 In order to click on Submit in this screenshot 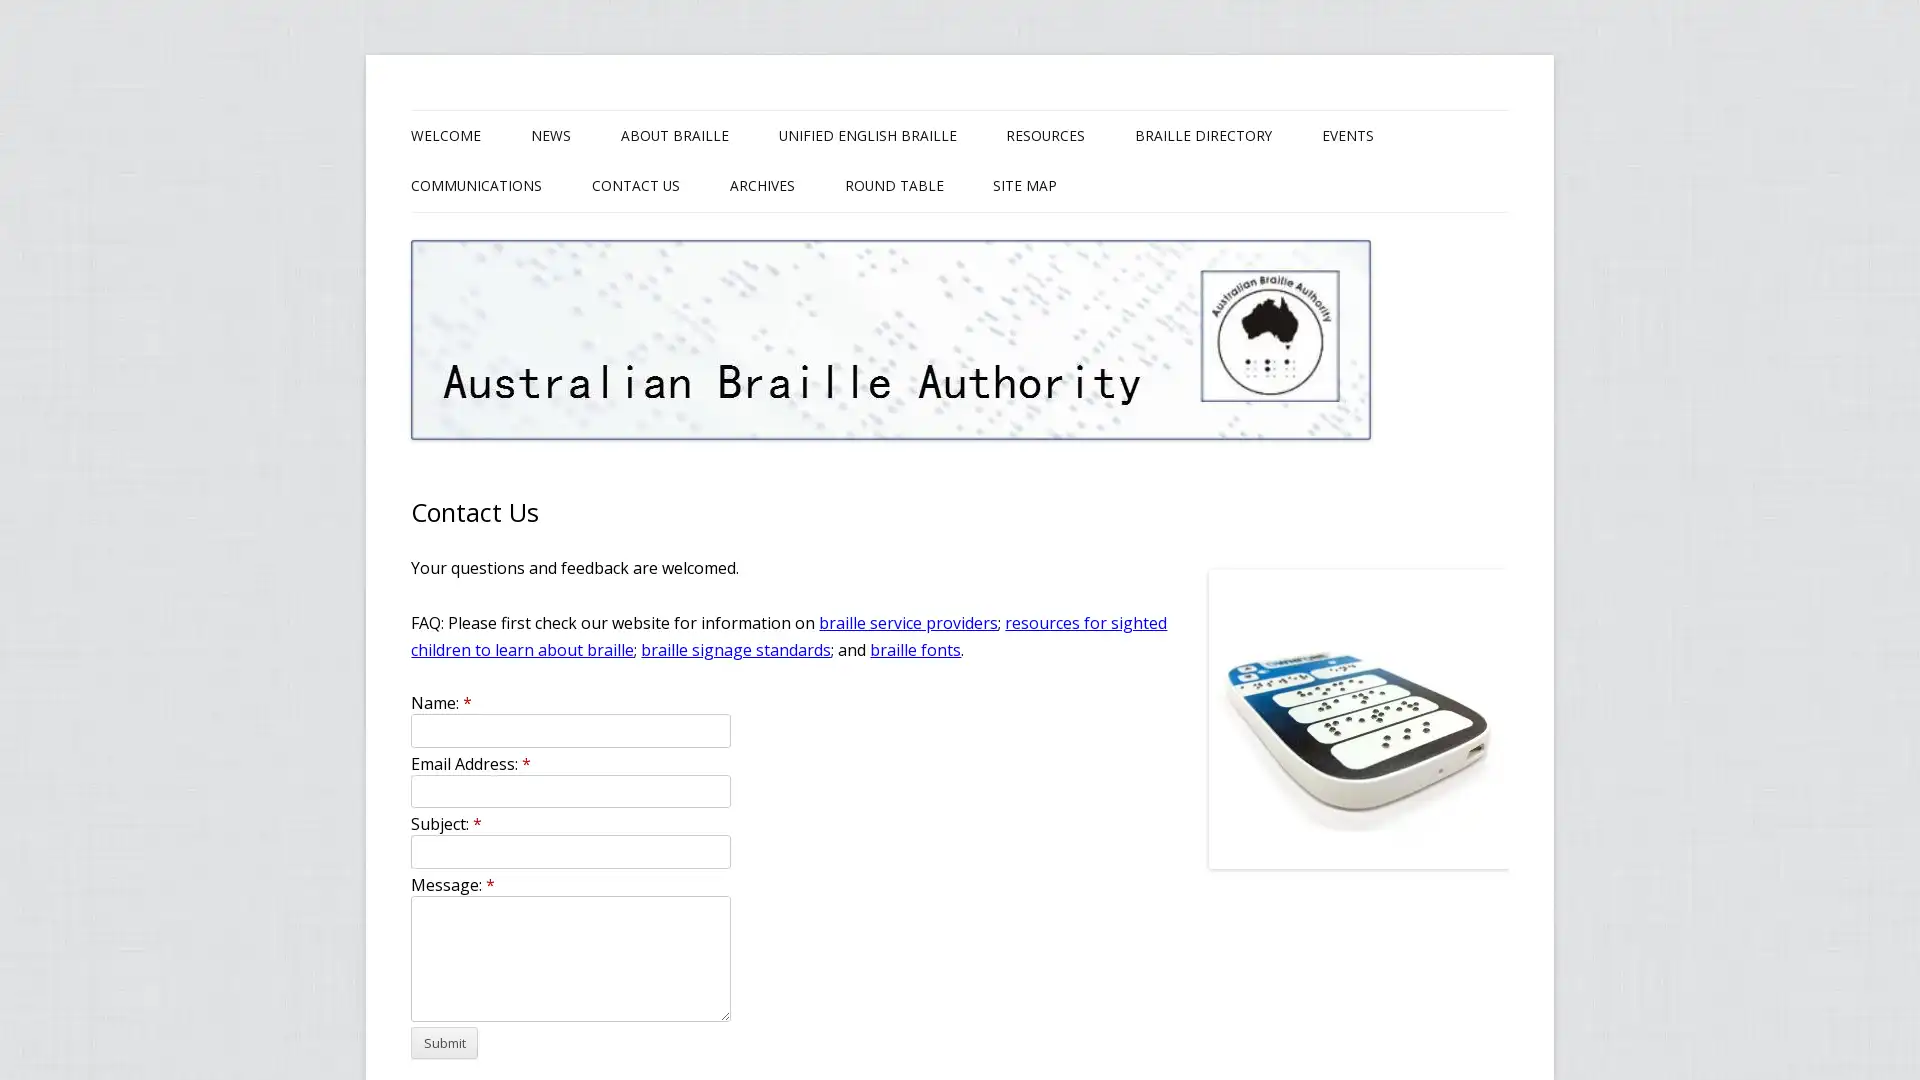, I will do `click(443, 1041)`.